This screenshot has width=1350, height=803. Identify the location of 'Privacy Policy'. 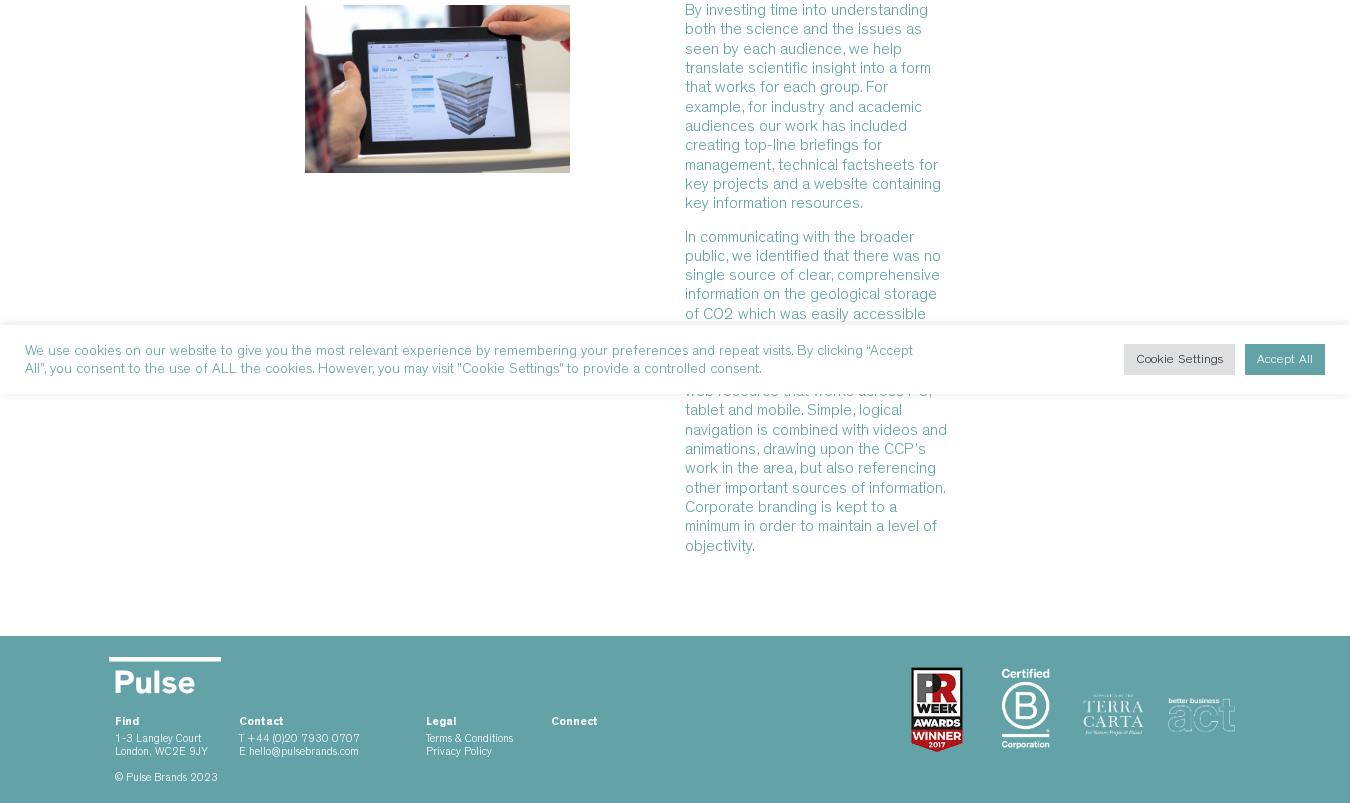
(458, 751).